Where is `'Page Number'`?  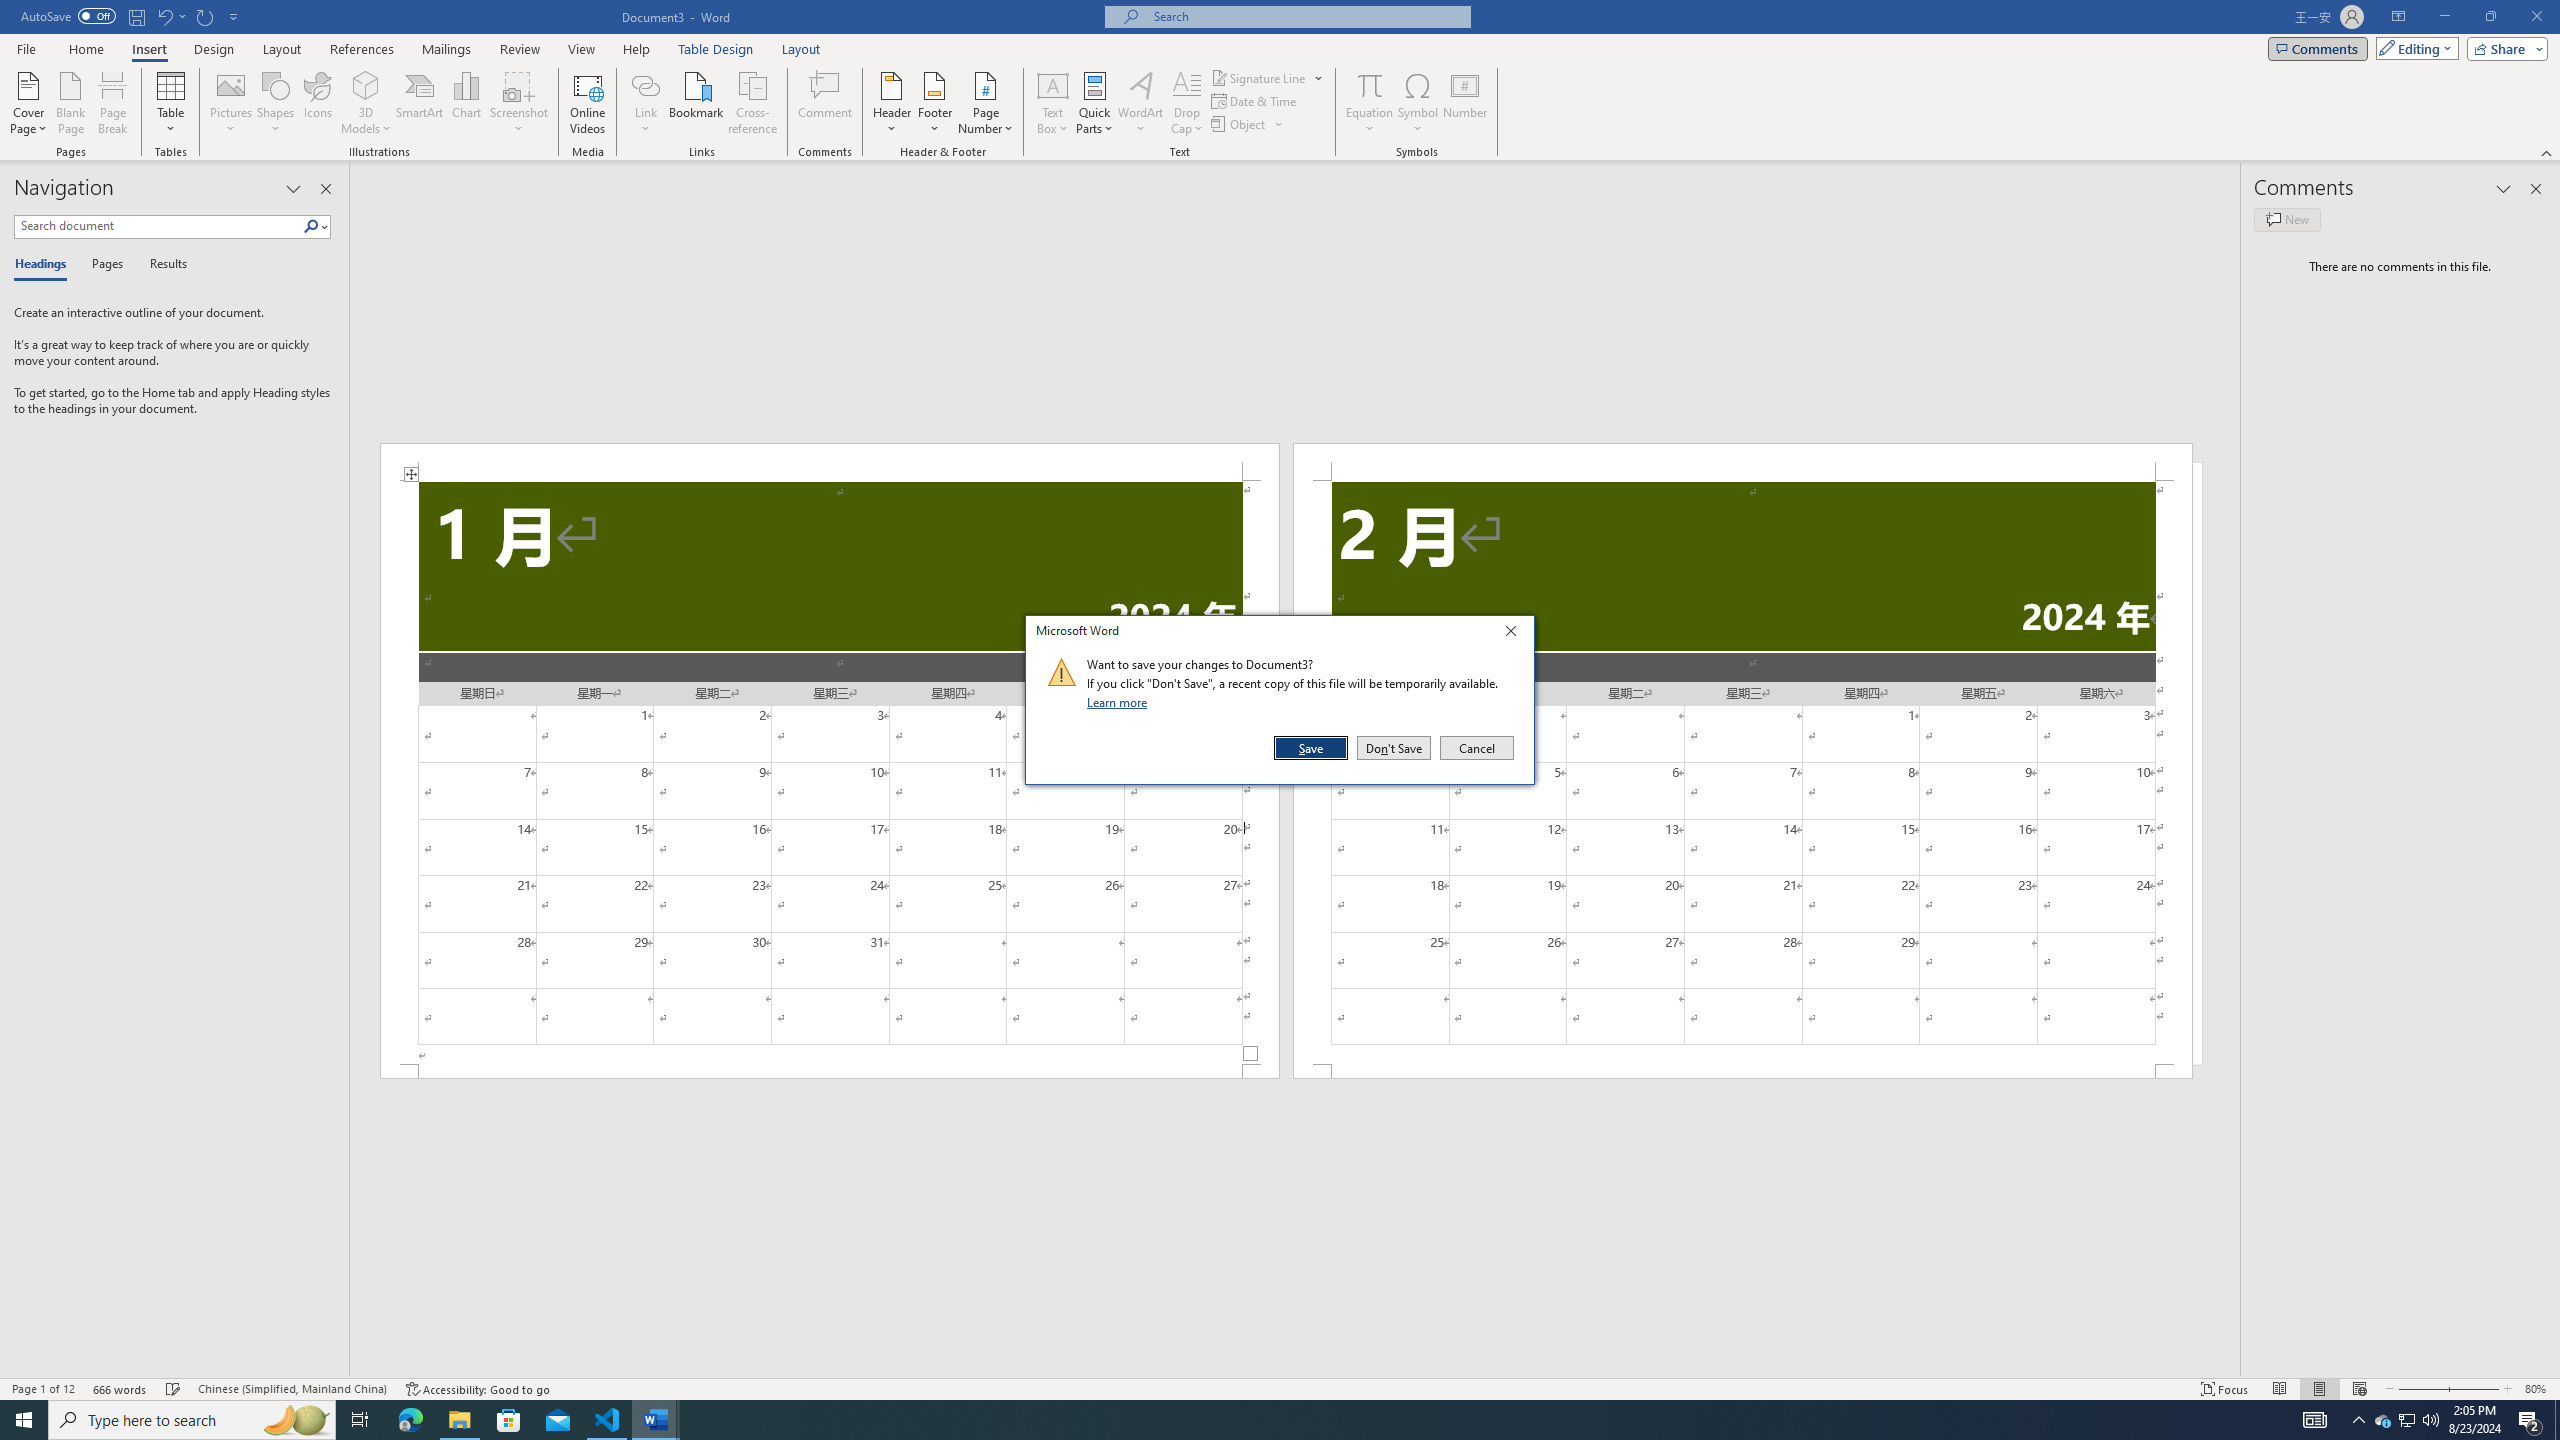 'Page Number' is located at coordinates (985, 103).